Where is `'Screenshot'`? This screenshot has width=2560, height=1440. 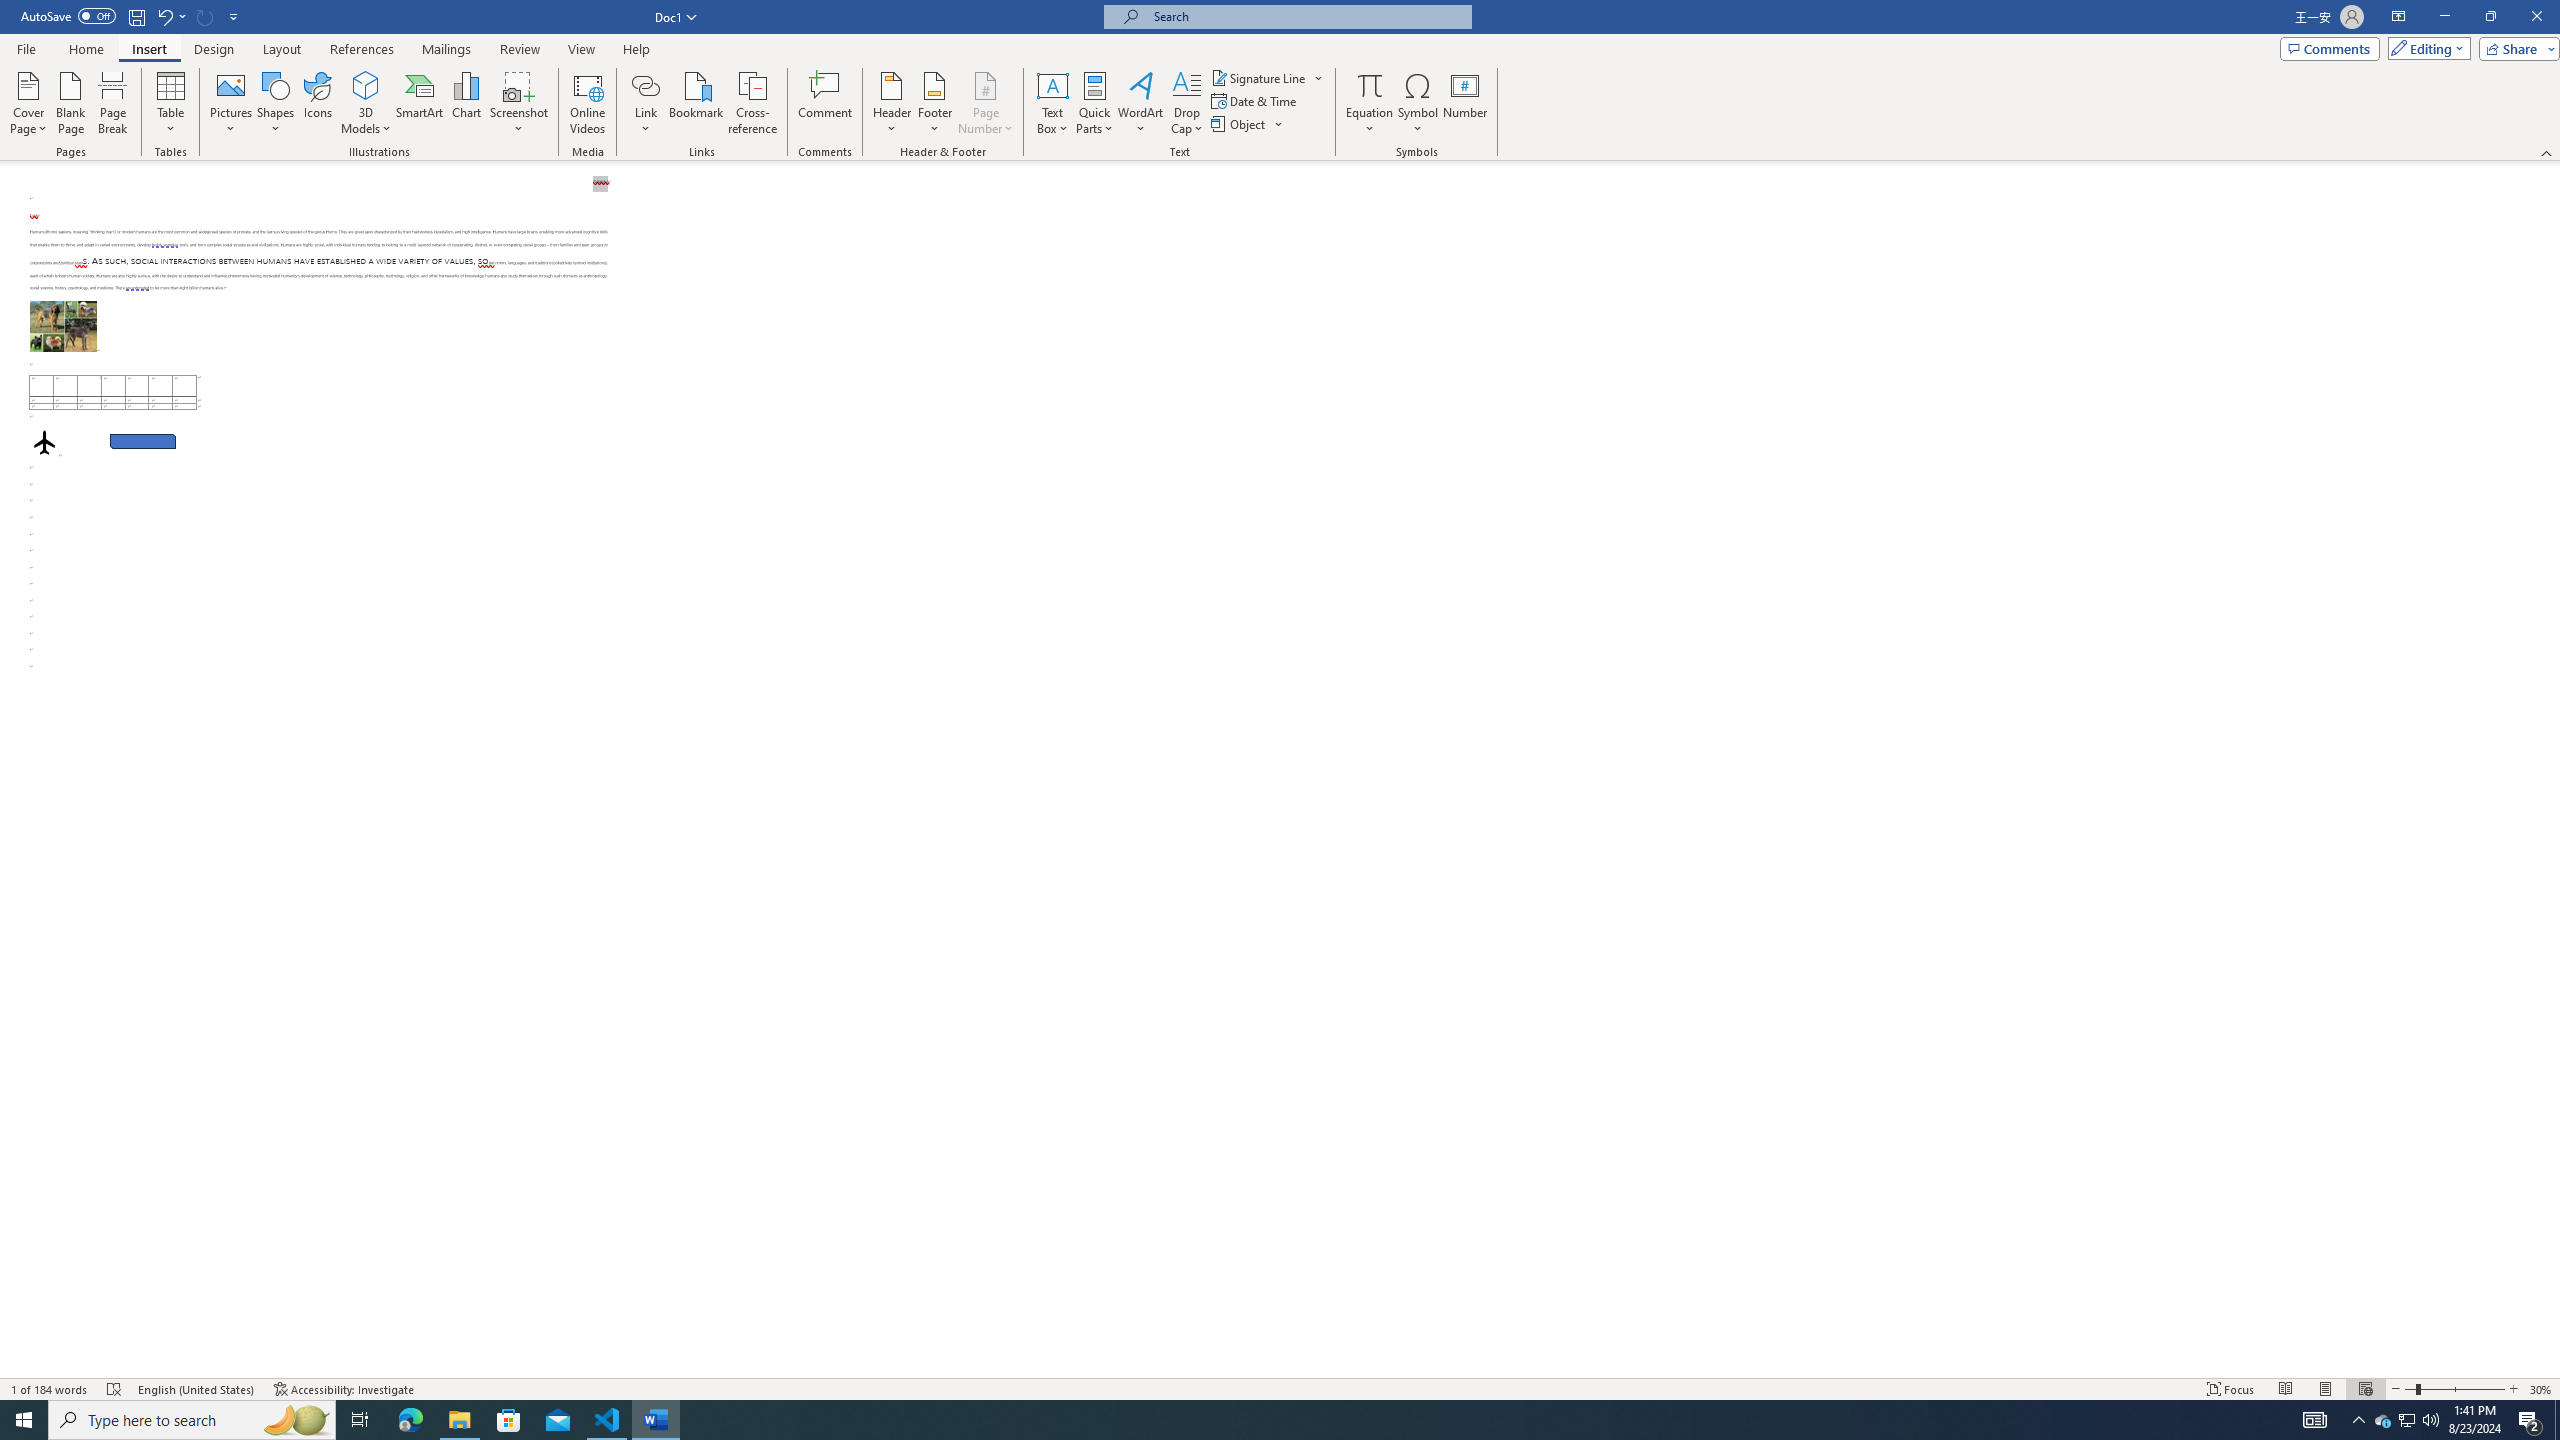
'Screenshot' is located at coordinates (518, 103).